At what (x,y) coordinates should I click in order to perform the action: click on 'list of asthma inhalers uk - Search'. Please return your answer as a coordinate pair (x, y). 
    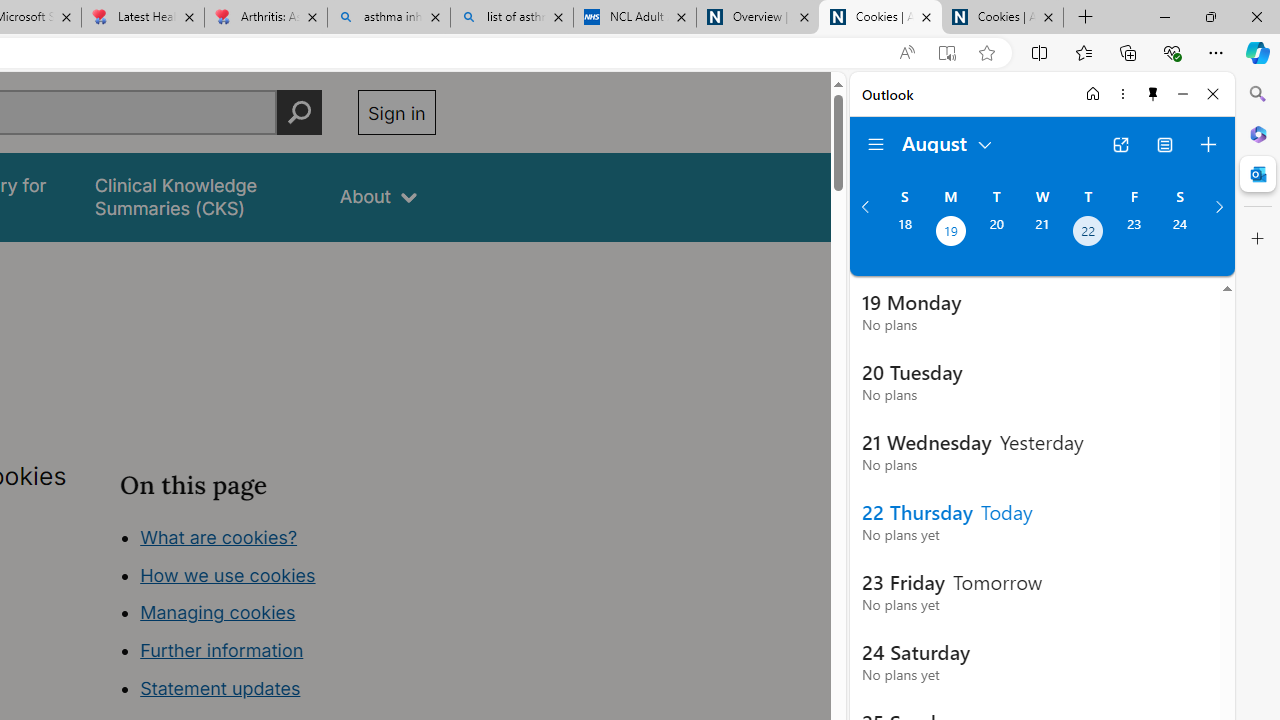
    Looking at the image, I should click on (512, 17).